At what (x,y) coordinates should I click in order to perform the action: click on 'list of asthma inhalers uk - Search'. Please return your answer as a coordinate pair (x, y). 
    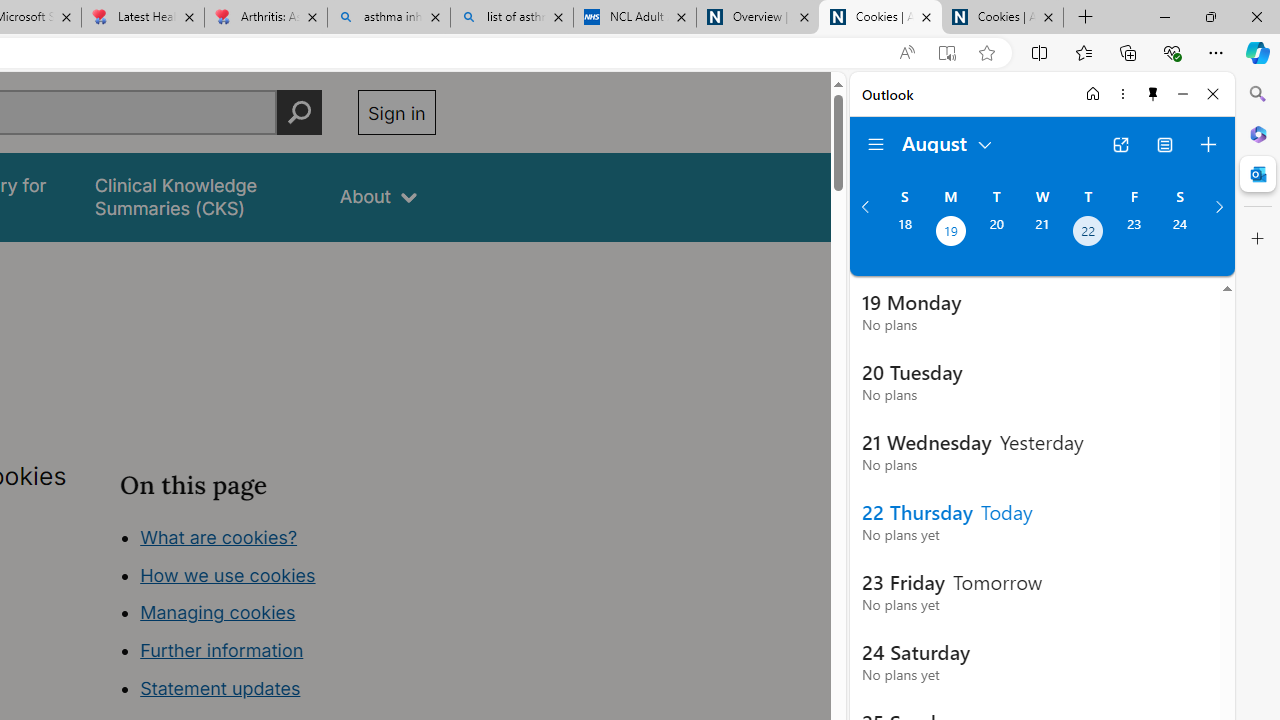
    Looking at the image, I should click on (512, 17).